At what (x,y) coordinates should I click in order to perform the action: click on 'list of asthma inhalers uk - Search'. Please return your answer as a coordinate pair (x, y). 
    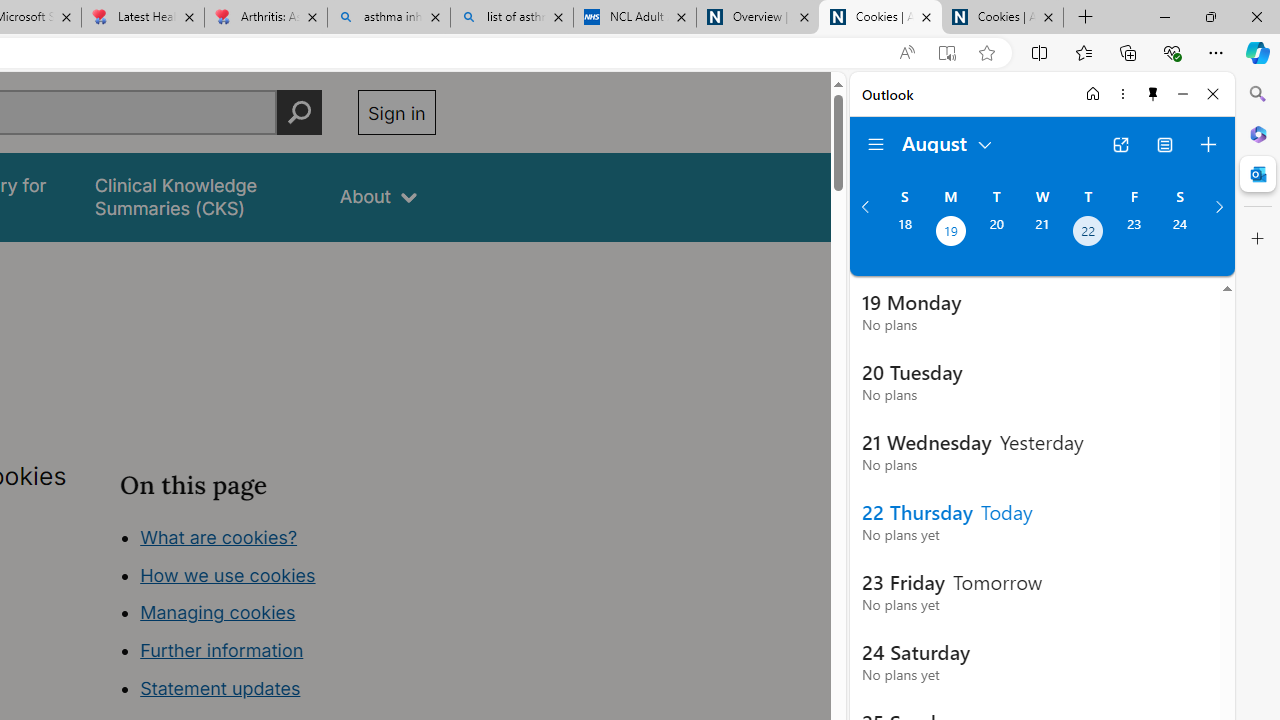
    Looking at the image, I should click on (512, 17).